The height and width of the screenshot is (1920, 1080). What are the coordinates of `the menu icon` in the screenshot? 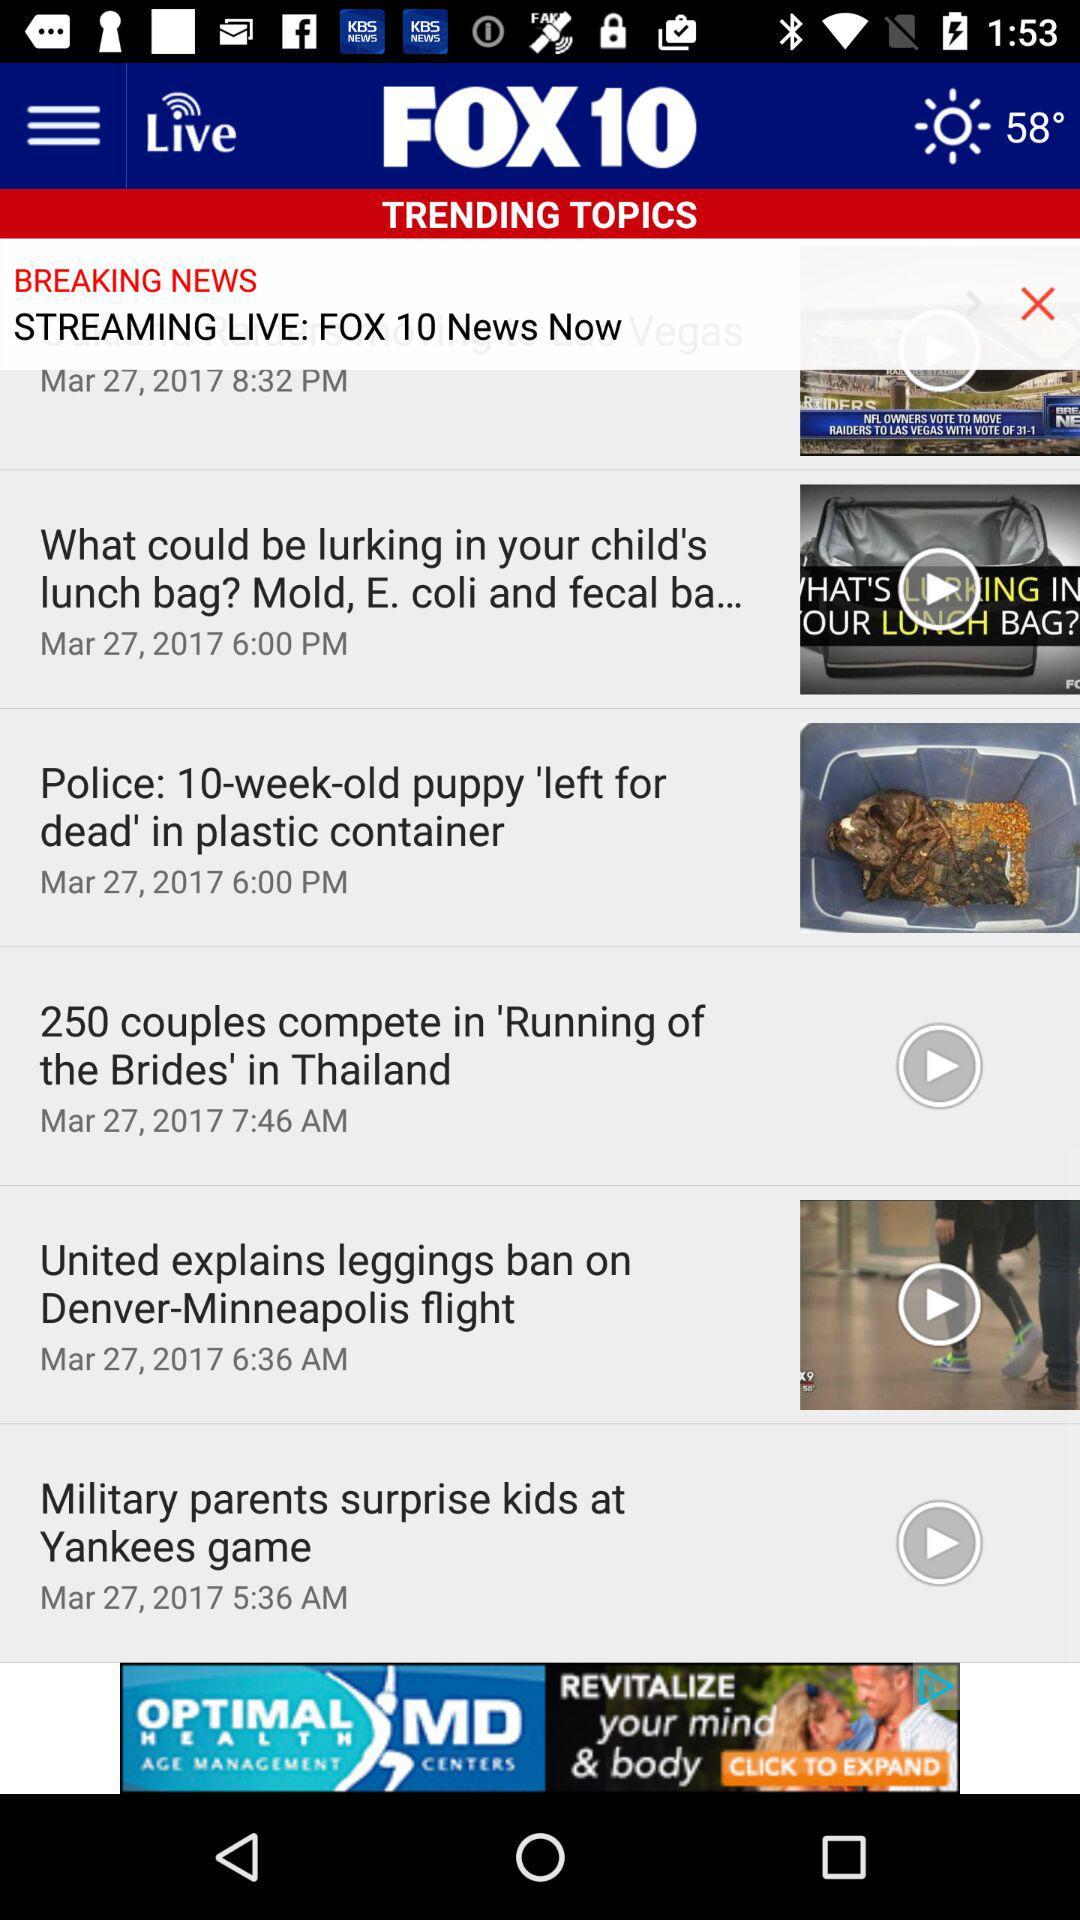 It's located at (61, 124).